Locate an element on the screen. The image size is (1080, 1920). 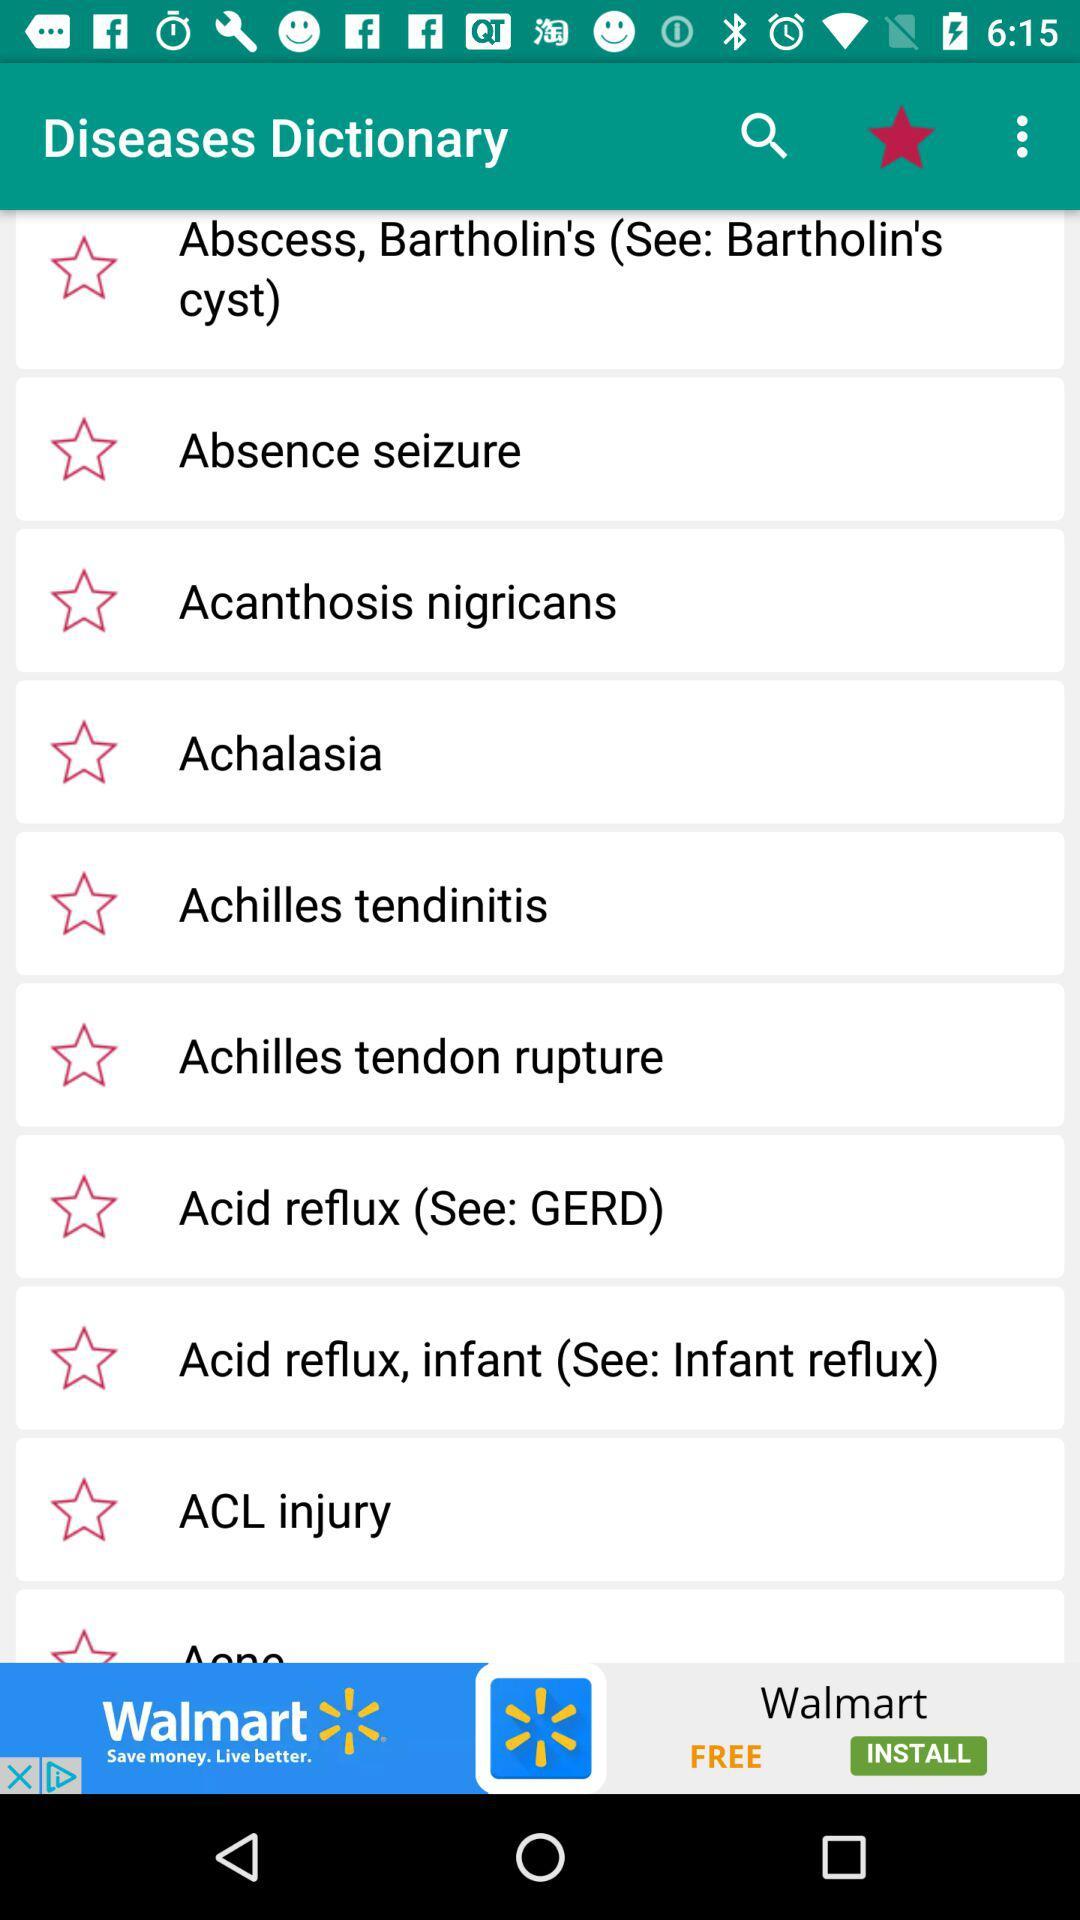
set as important is located at coordinates (83, 901).